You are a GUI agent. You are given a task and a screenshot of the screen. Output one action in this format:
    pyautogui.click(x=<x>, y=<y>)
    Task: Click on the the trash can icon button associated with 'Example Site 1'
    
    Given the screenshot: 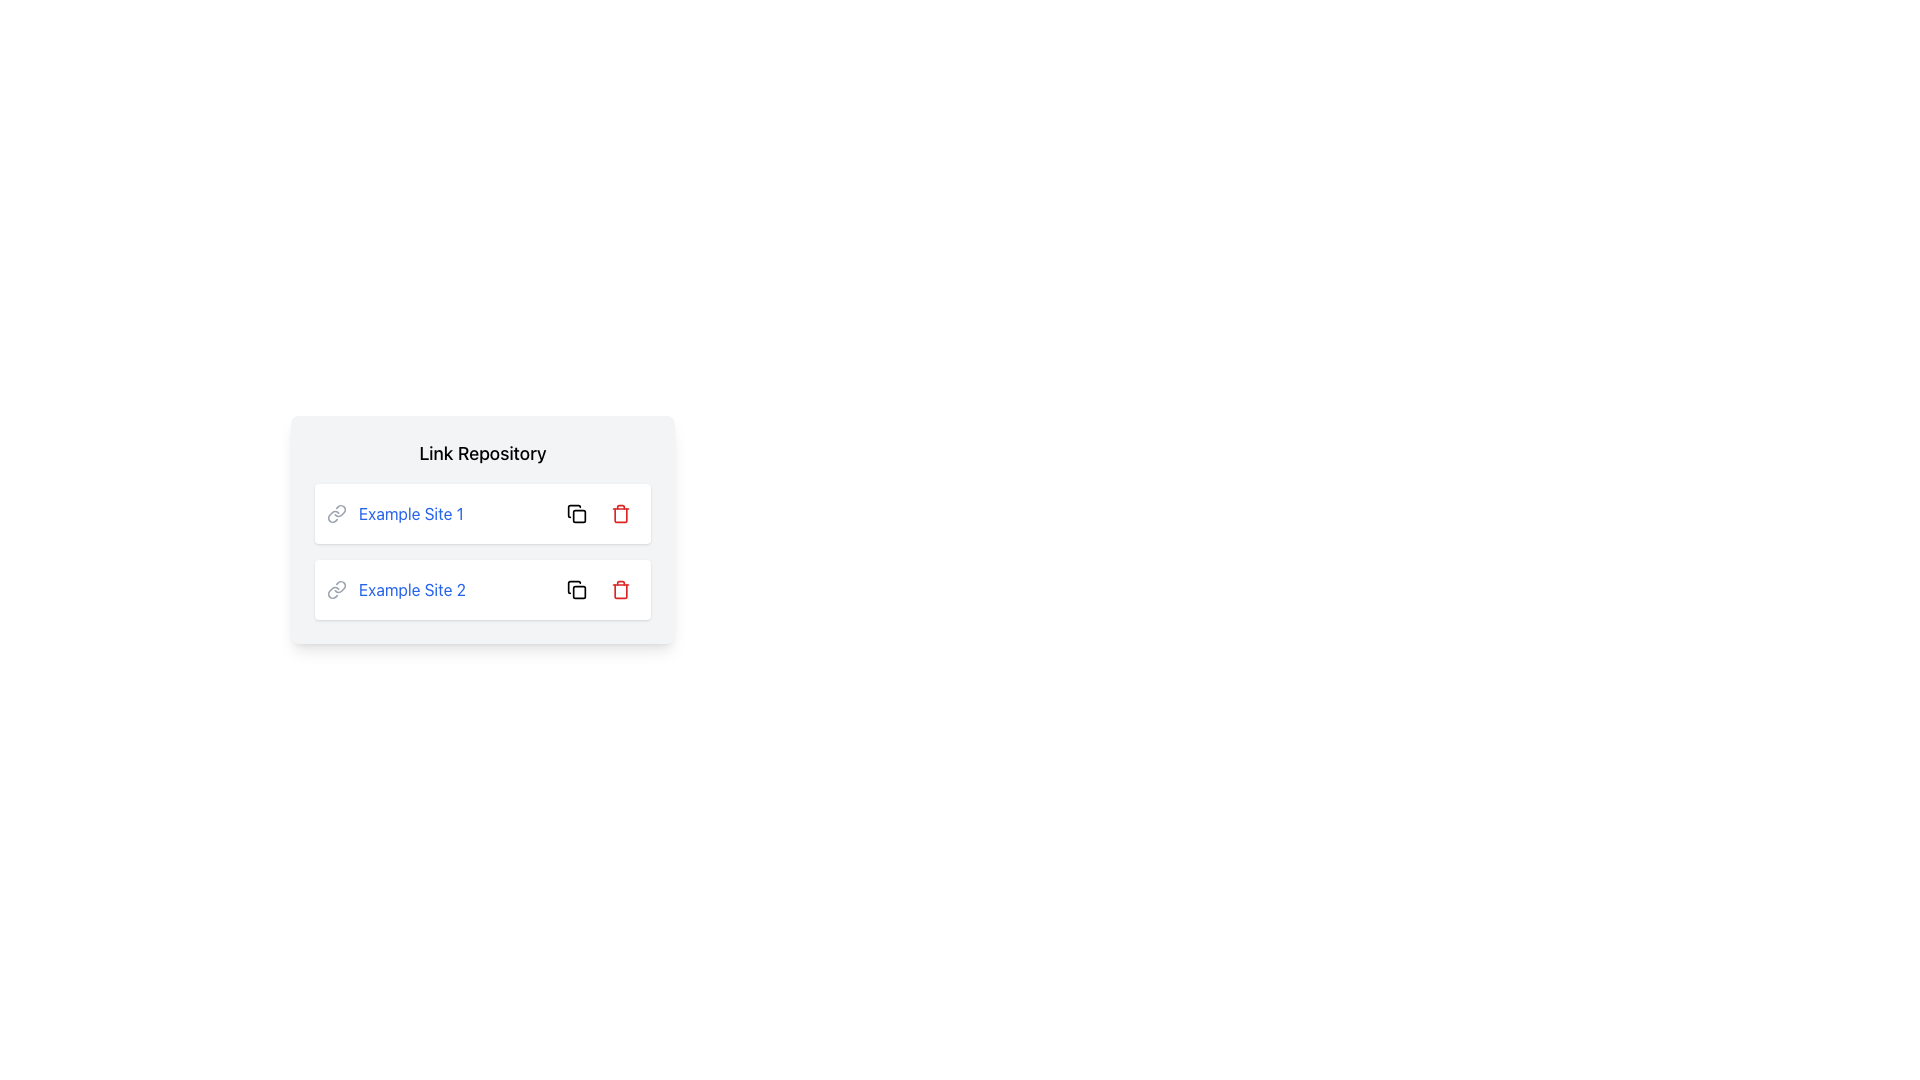 What is the action you would take?
    pyautogui.click(x=619, y=512)
    